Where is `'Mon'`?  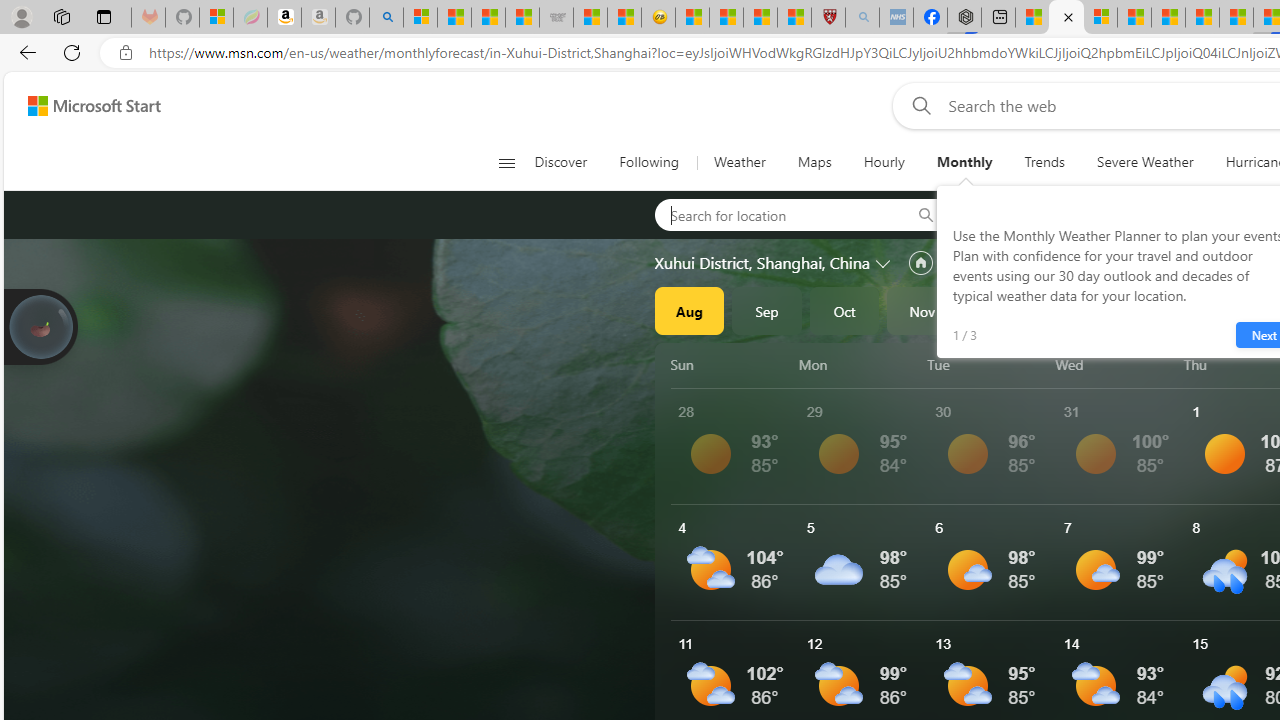 'Mon' is located at coordinates (859, 364).